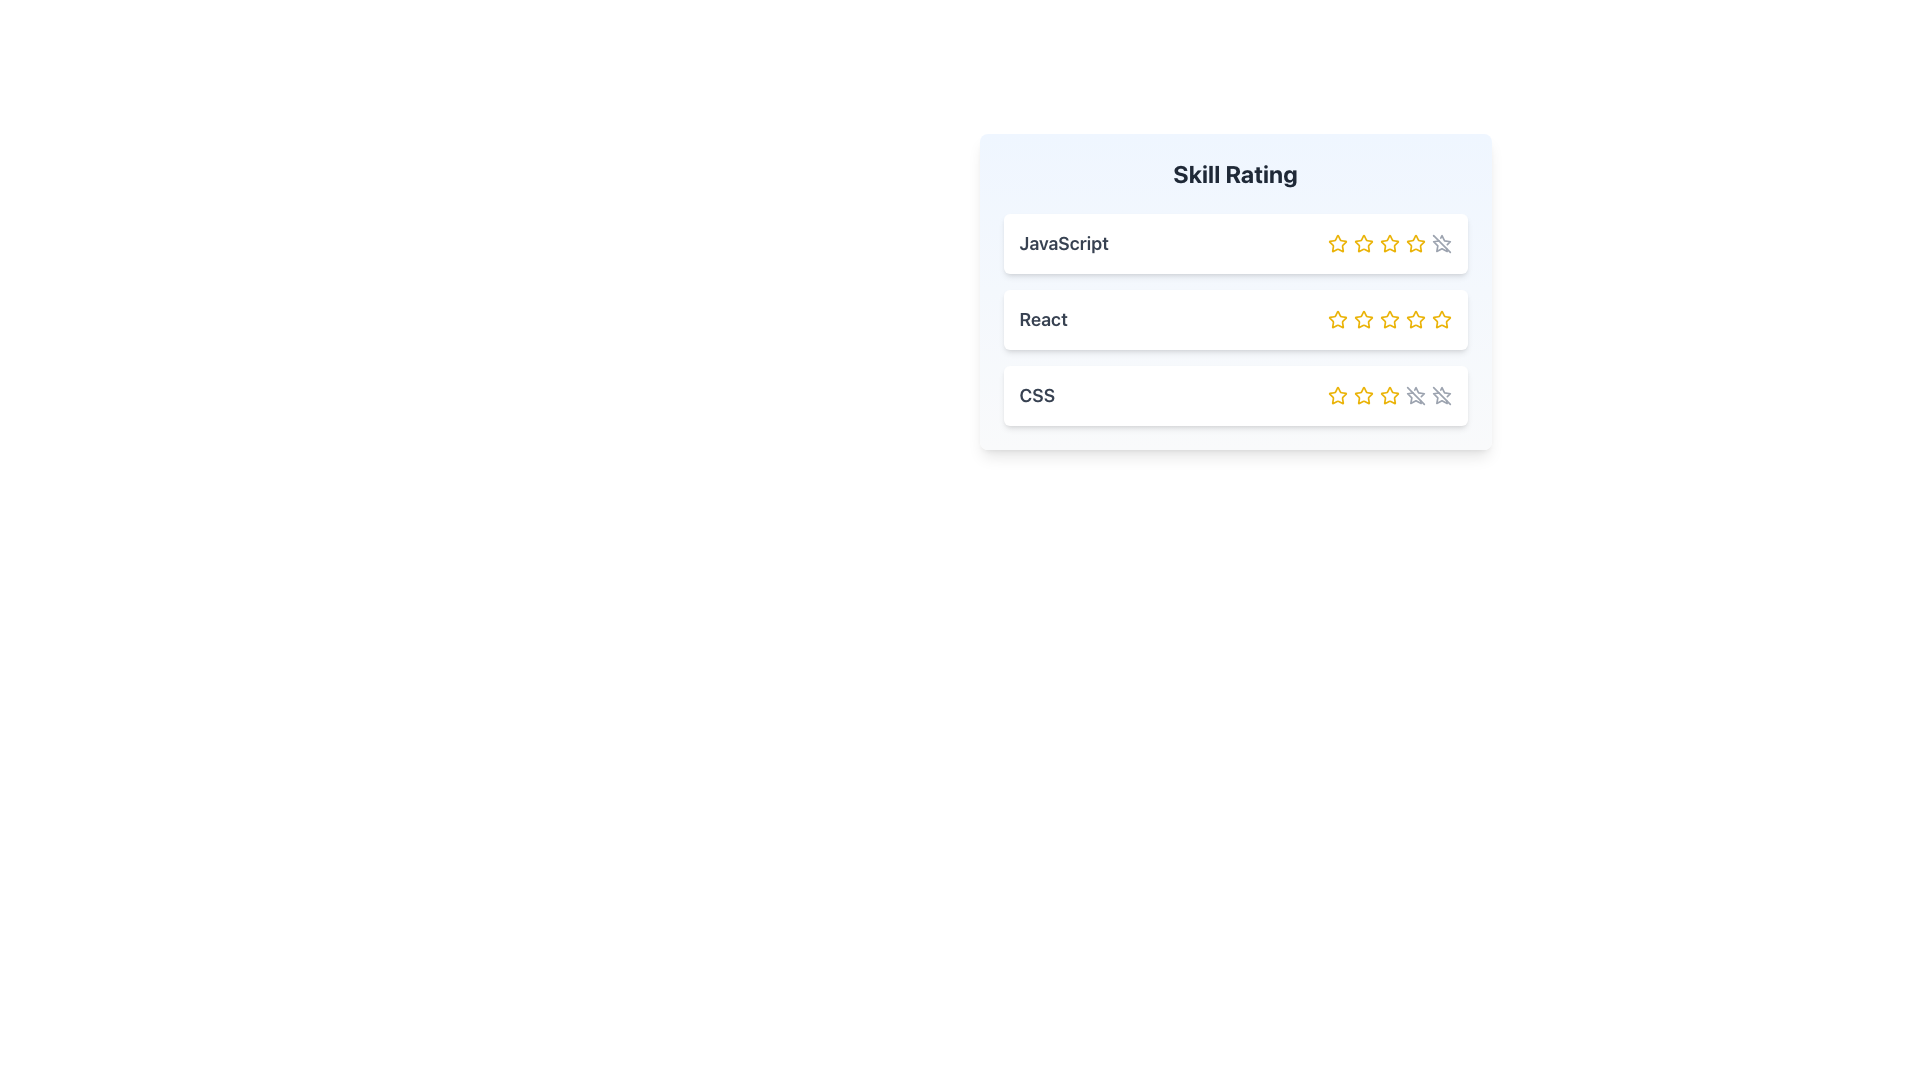 The width and height of the screenshot is (1920, 1080). What do you see at coordinates (1388, 242) in the screenshot?
I see `the third star icon in the rating control for 'JavaScript'` at bounding box center [1388, 242].